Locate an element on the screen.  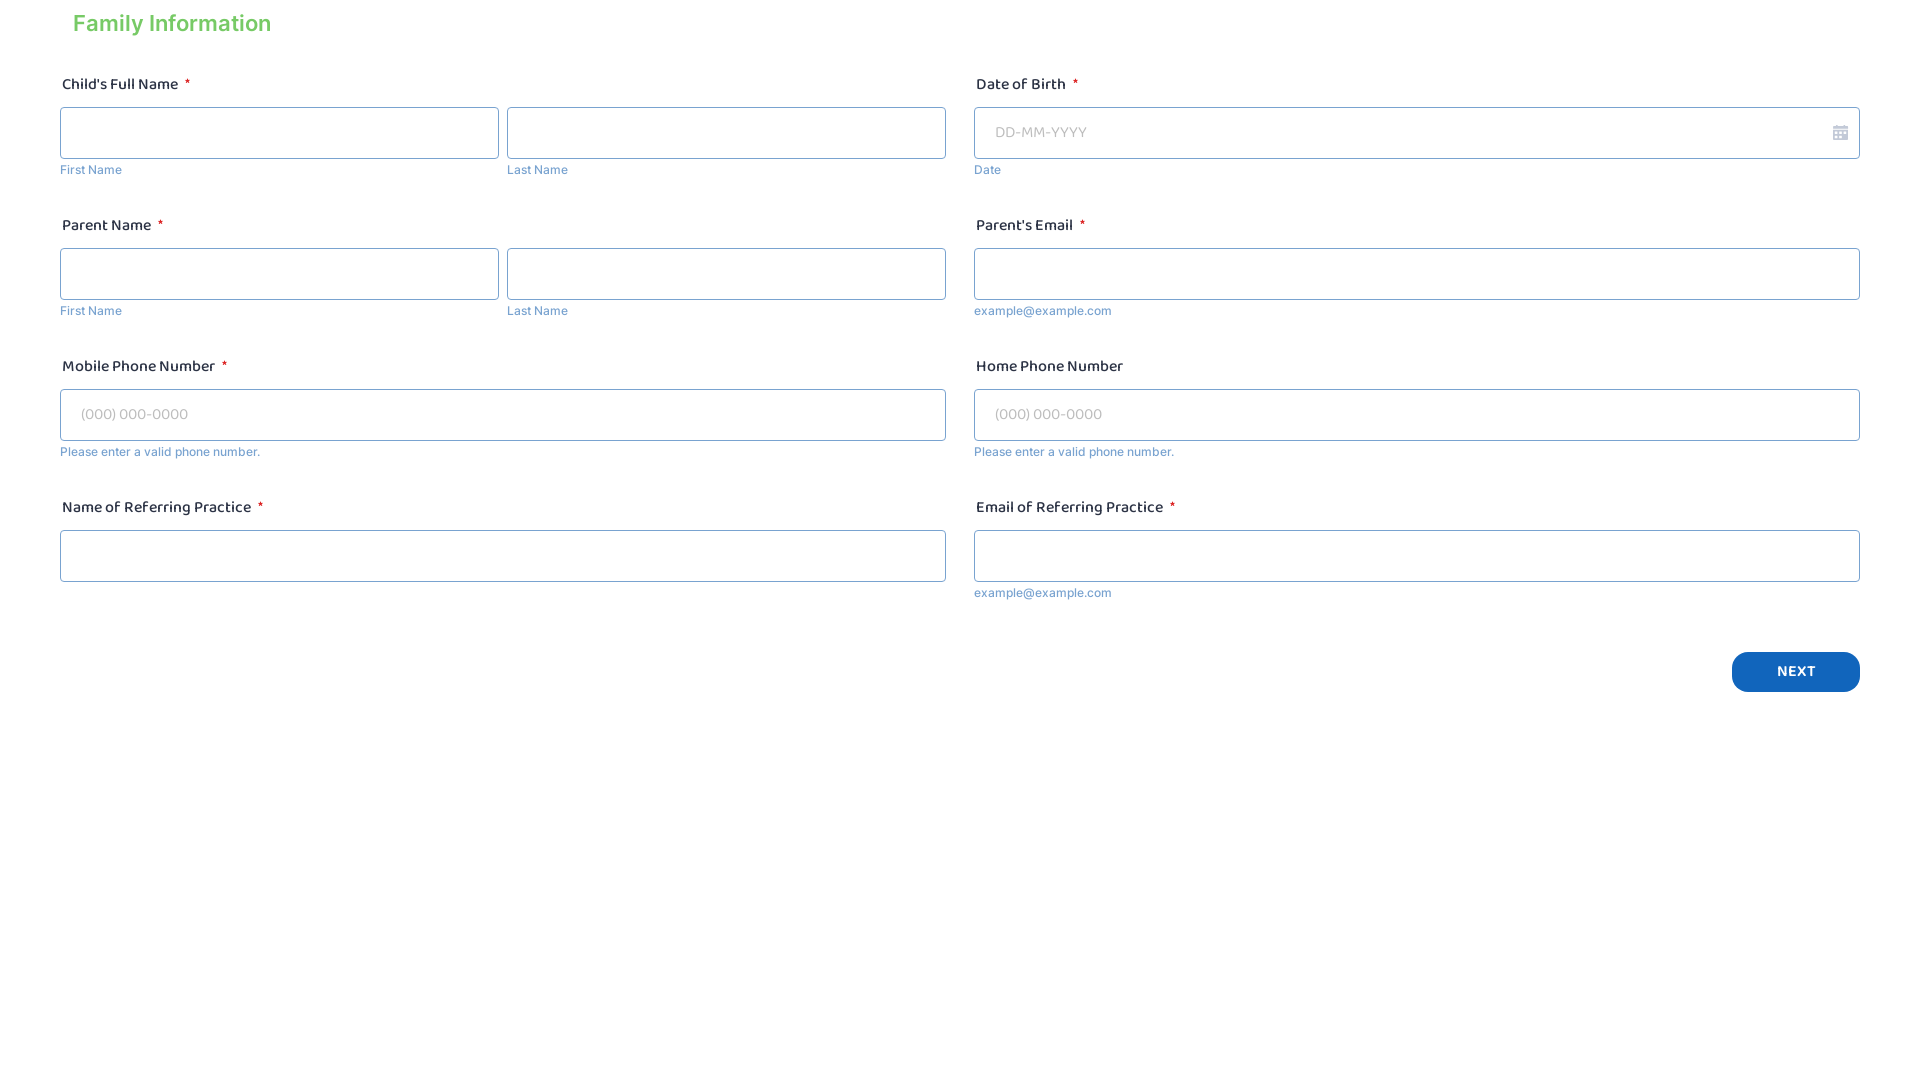
'NEXT' is located at coordinates (1795, 671).